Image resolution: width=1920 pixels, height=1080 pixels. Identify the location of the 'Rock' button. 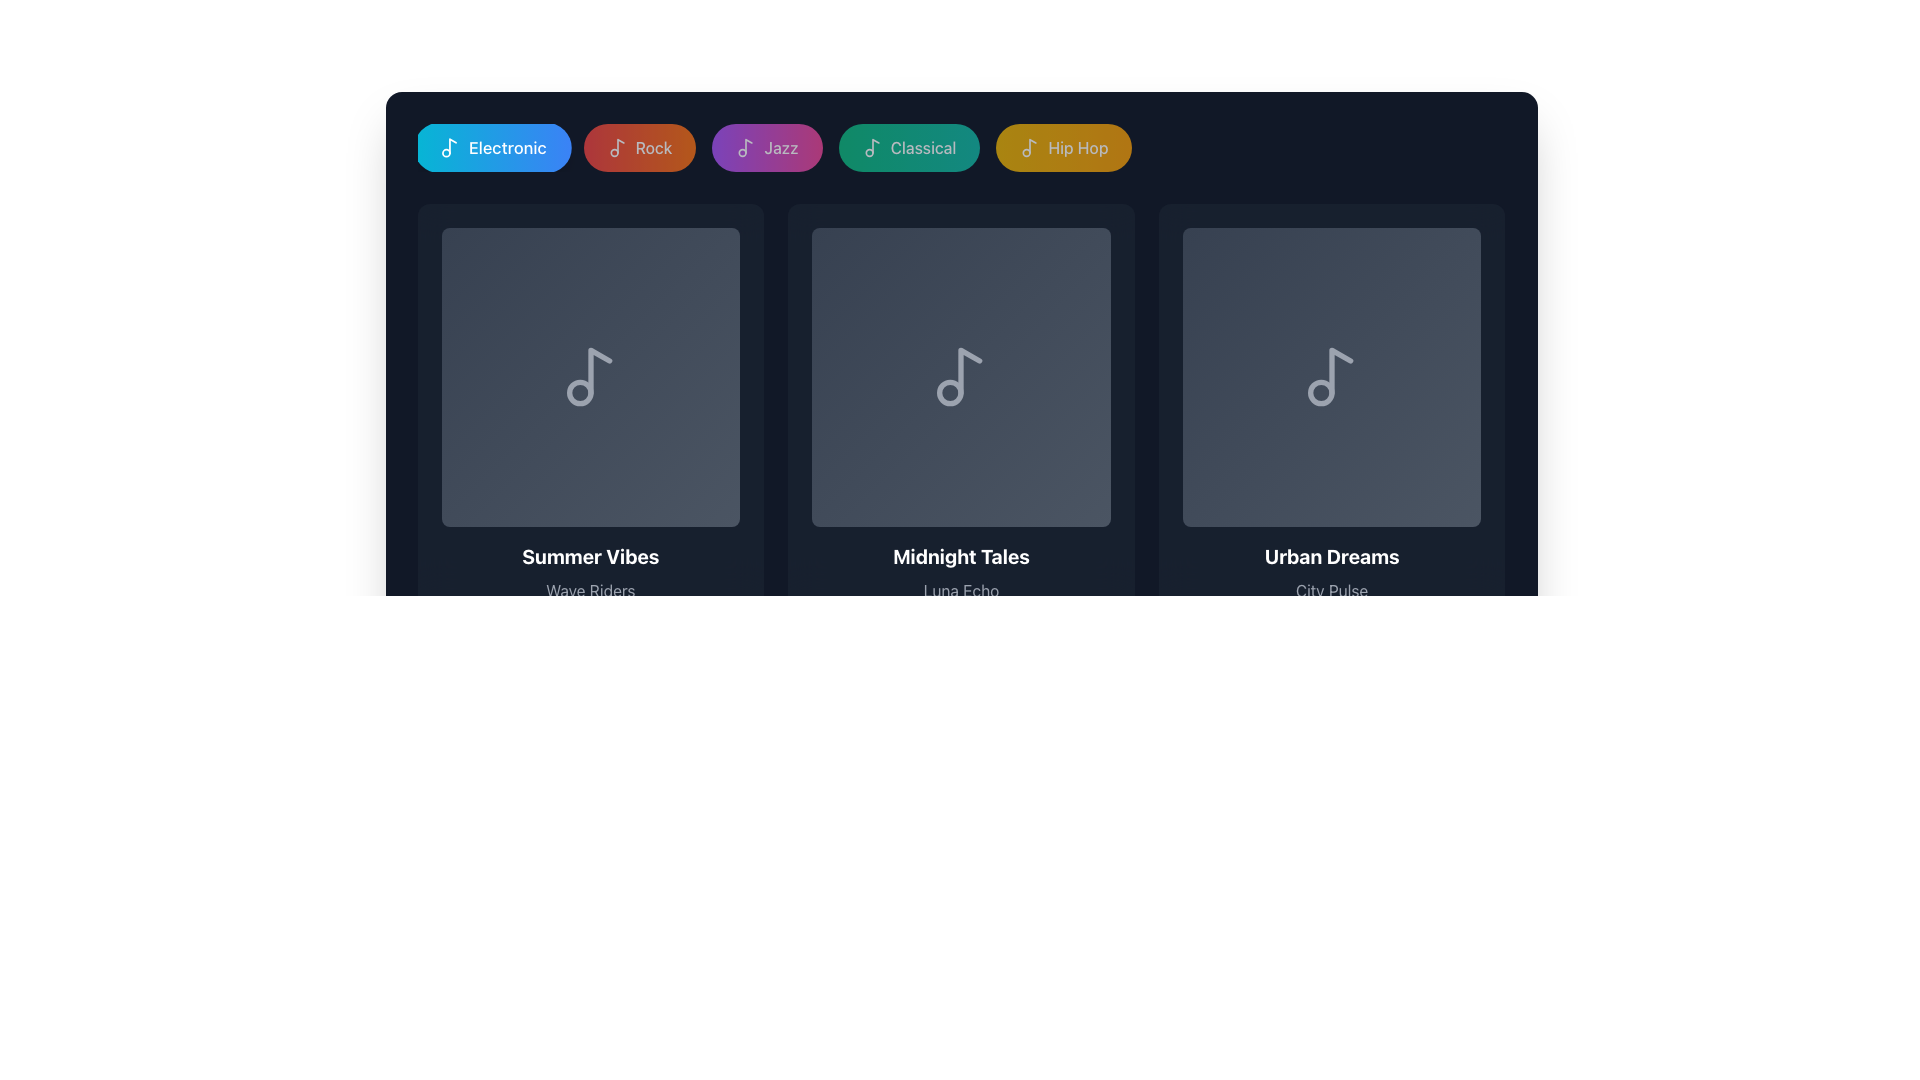
(616, 146).